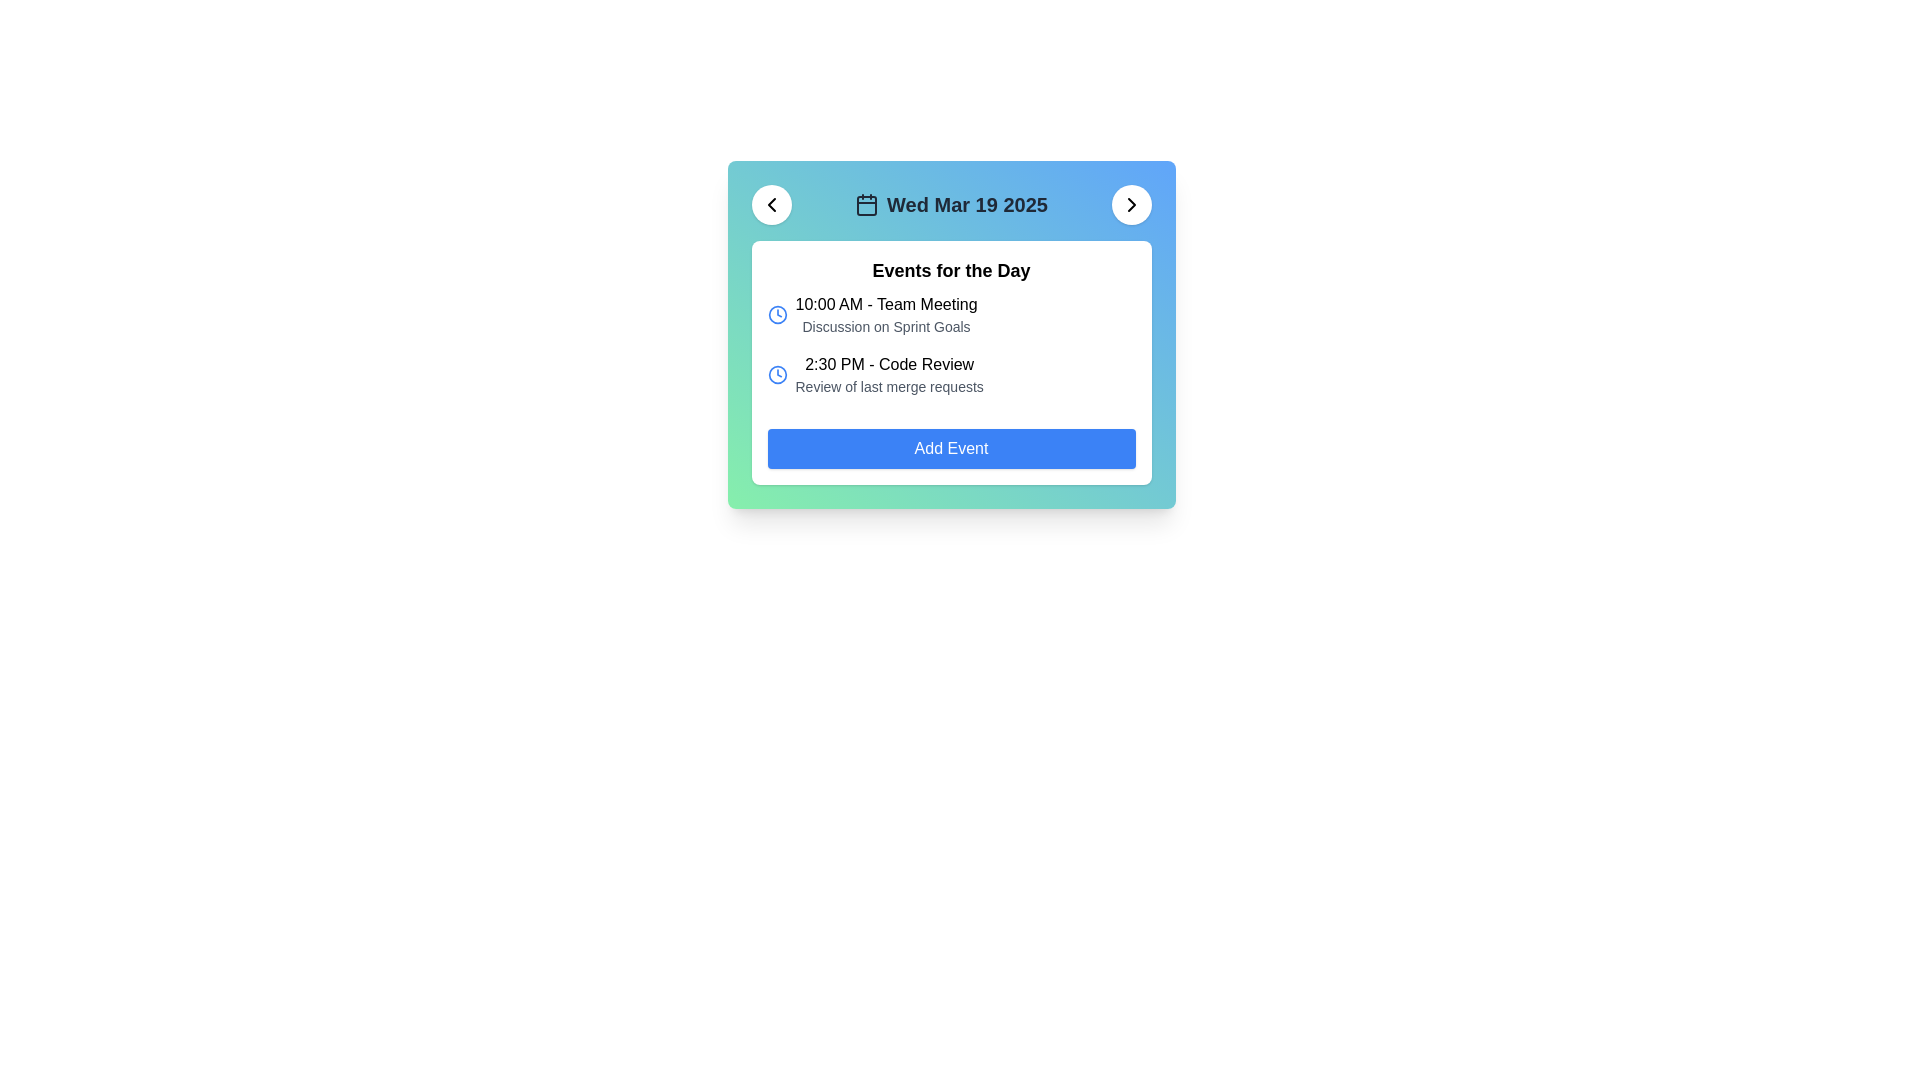  Describe the element at coordinates (888, 374) in the screenshot. I see `the text block displaying the title '2:30 PM - Code Review' and subtitle 'Review of last merge requests'` at that location.